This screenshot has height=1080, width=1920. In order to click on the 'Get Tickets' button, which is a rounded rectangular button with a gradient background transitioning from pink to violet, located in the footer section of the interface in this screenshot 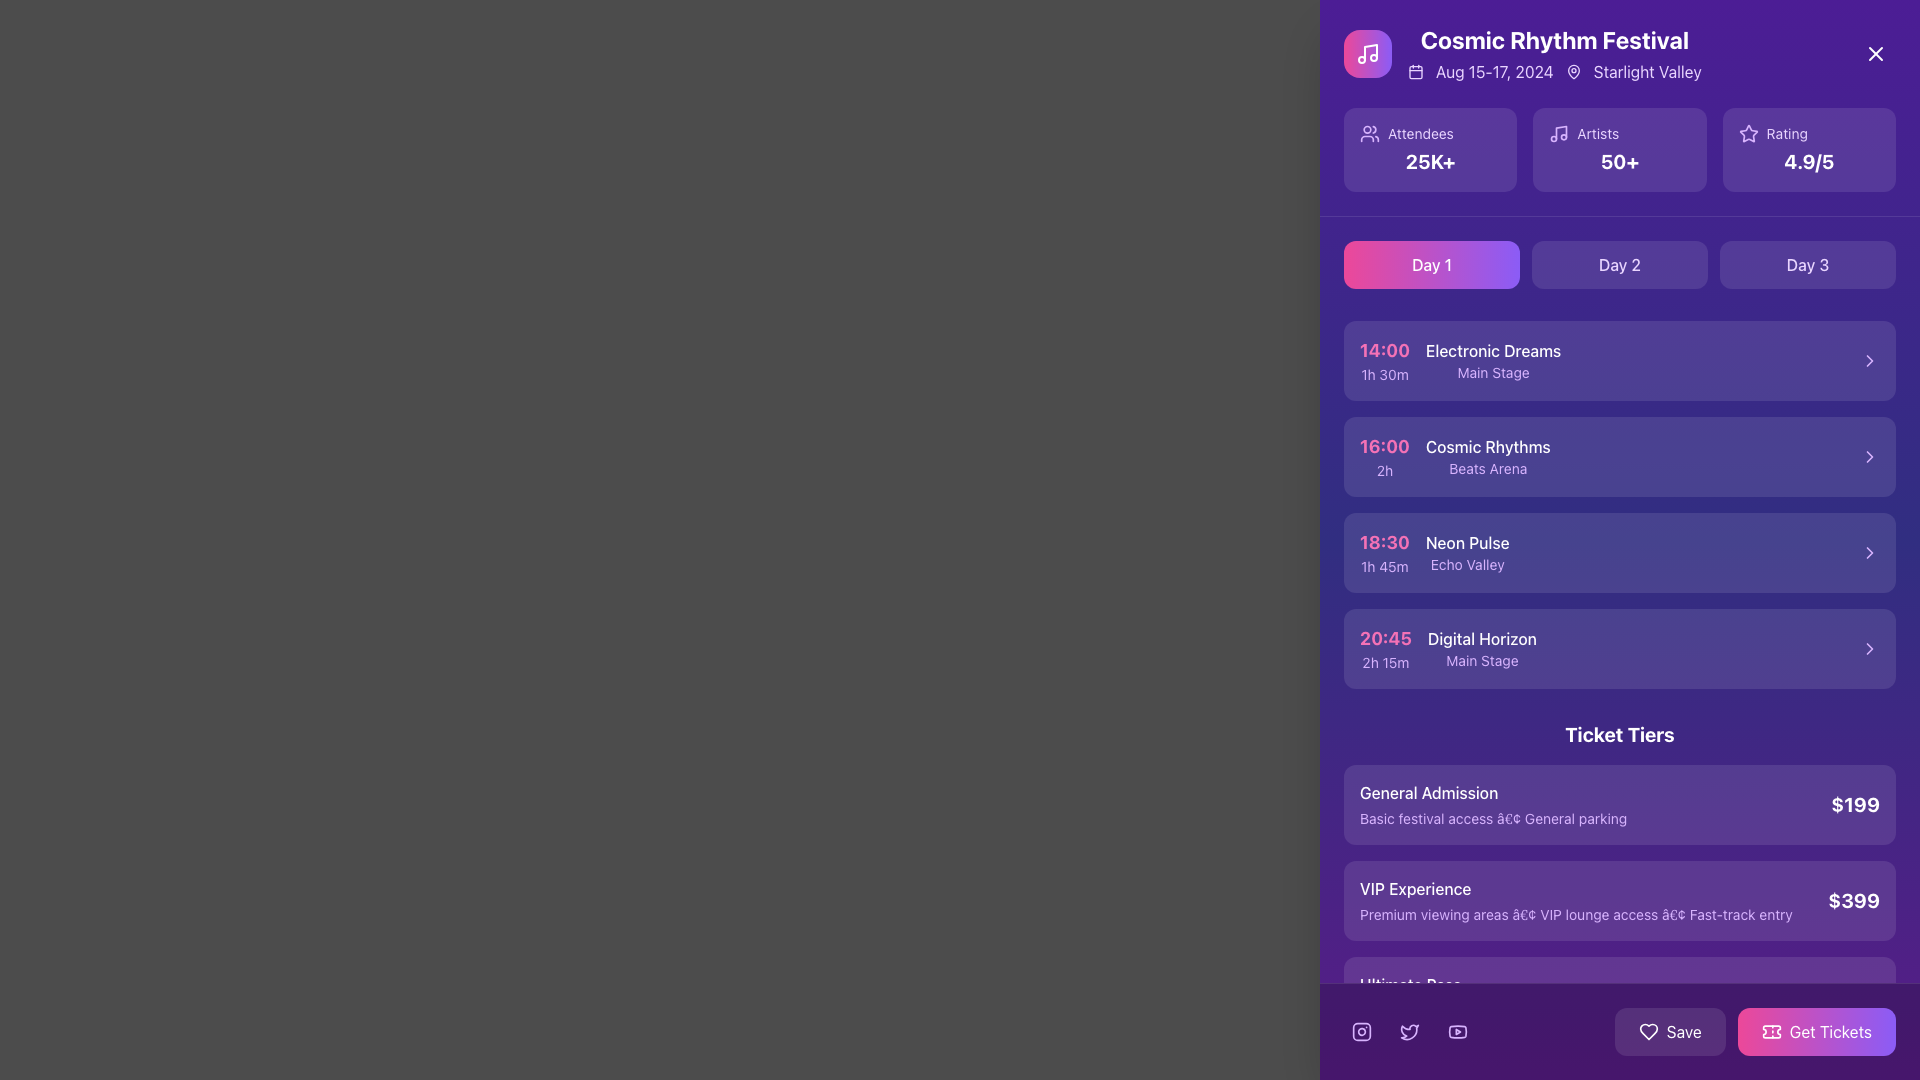, I will do `click(1816, 1032)`.